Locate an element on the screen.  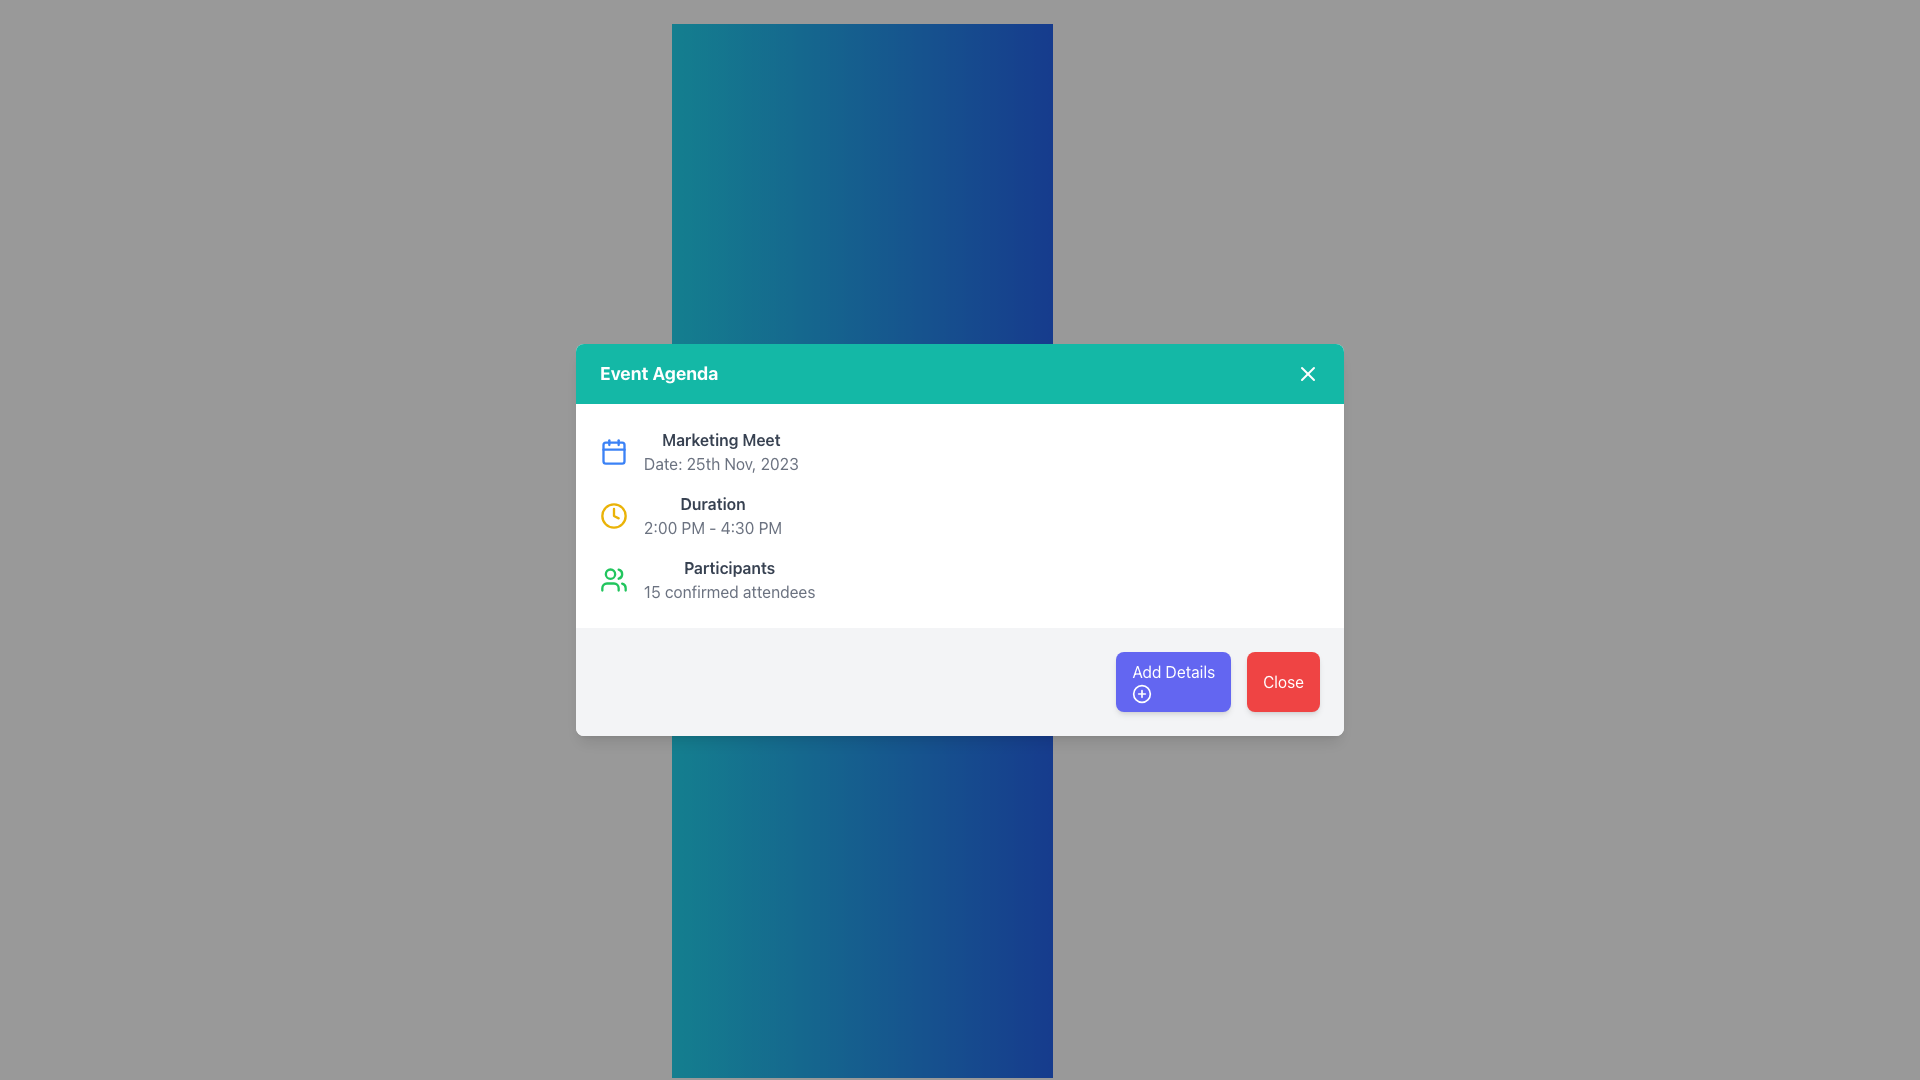
the text label displaying the time range '2:00 PM - 4:30 PM' which is styled in gray and located just below the bolded label 'Duration' in the 'Event Agenda' dialog panel is located at coordinates (713, 527).